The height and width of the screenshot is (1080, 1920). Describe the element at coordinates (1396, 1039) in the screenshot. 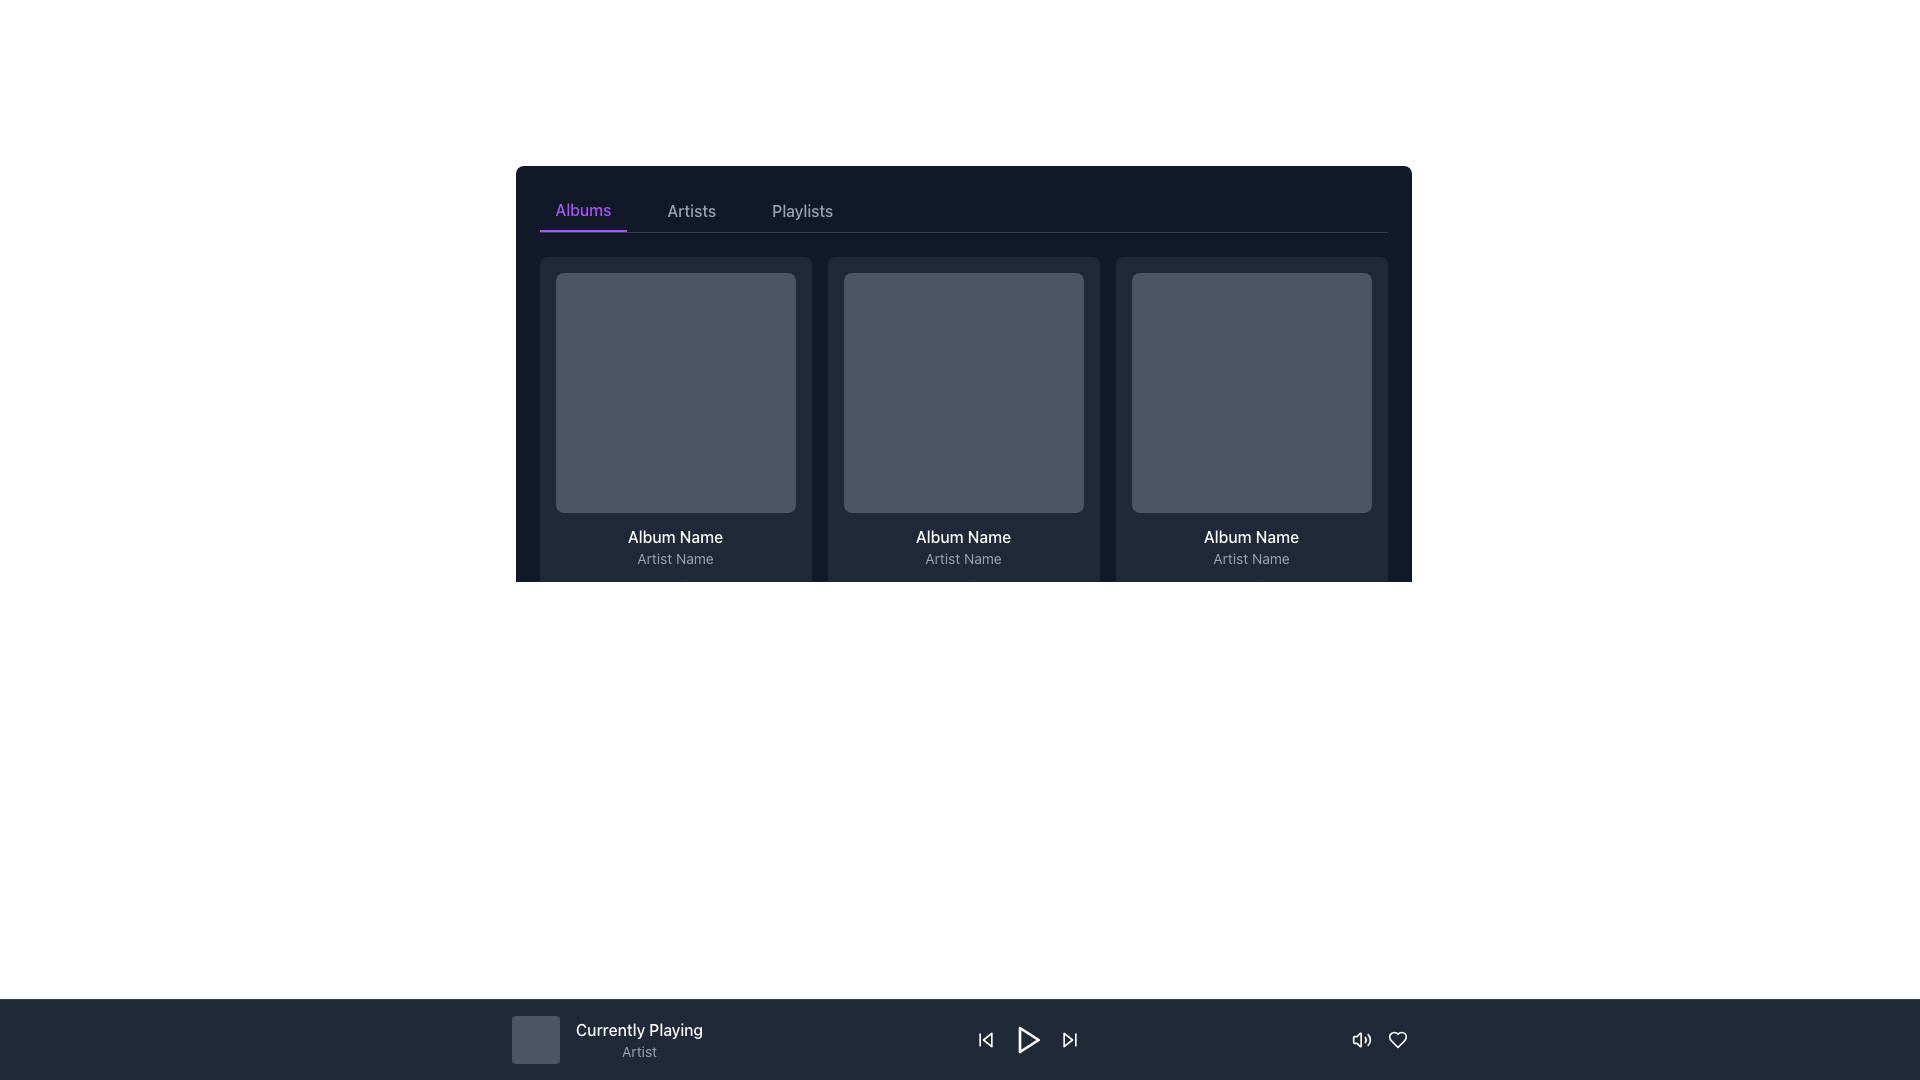

I see `the heart icon button located in the bottom bar to mark the item as favorite` at that location.